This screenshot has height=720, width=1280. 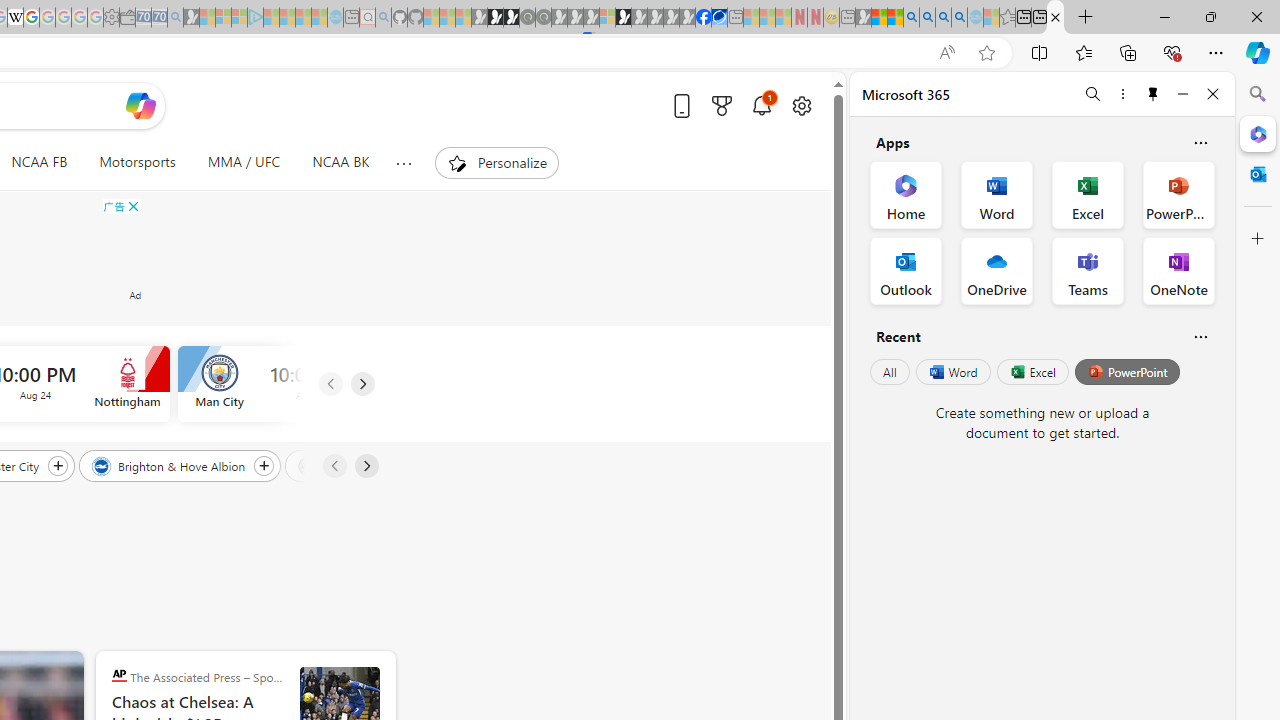 What do you see at coordinates (910, 17) in the screenshot?
I see `'Bing AI - Search'` at bounding box center [910, 17].